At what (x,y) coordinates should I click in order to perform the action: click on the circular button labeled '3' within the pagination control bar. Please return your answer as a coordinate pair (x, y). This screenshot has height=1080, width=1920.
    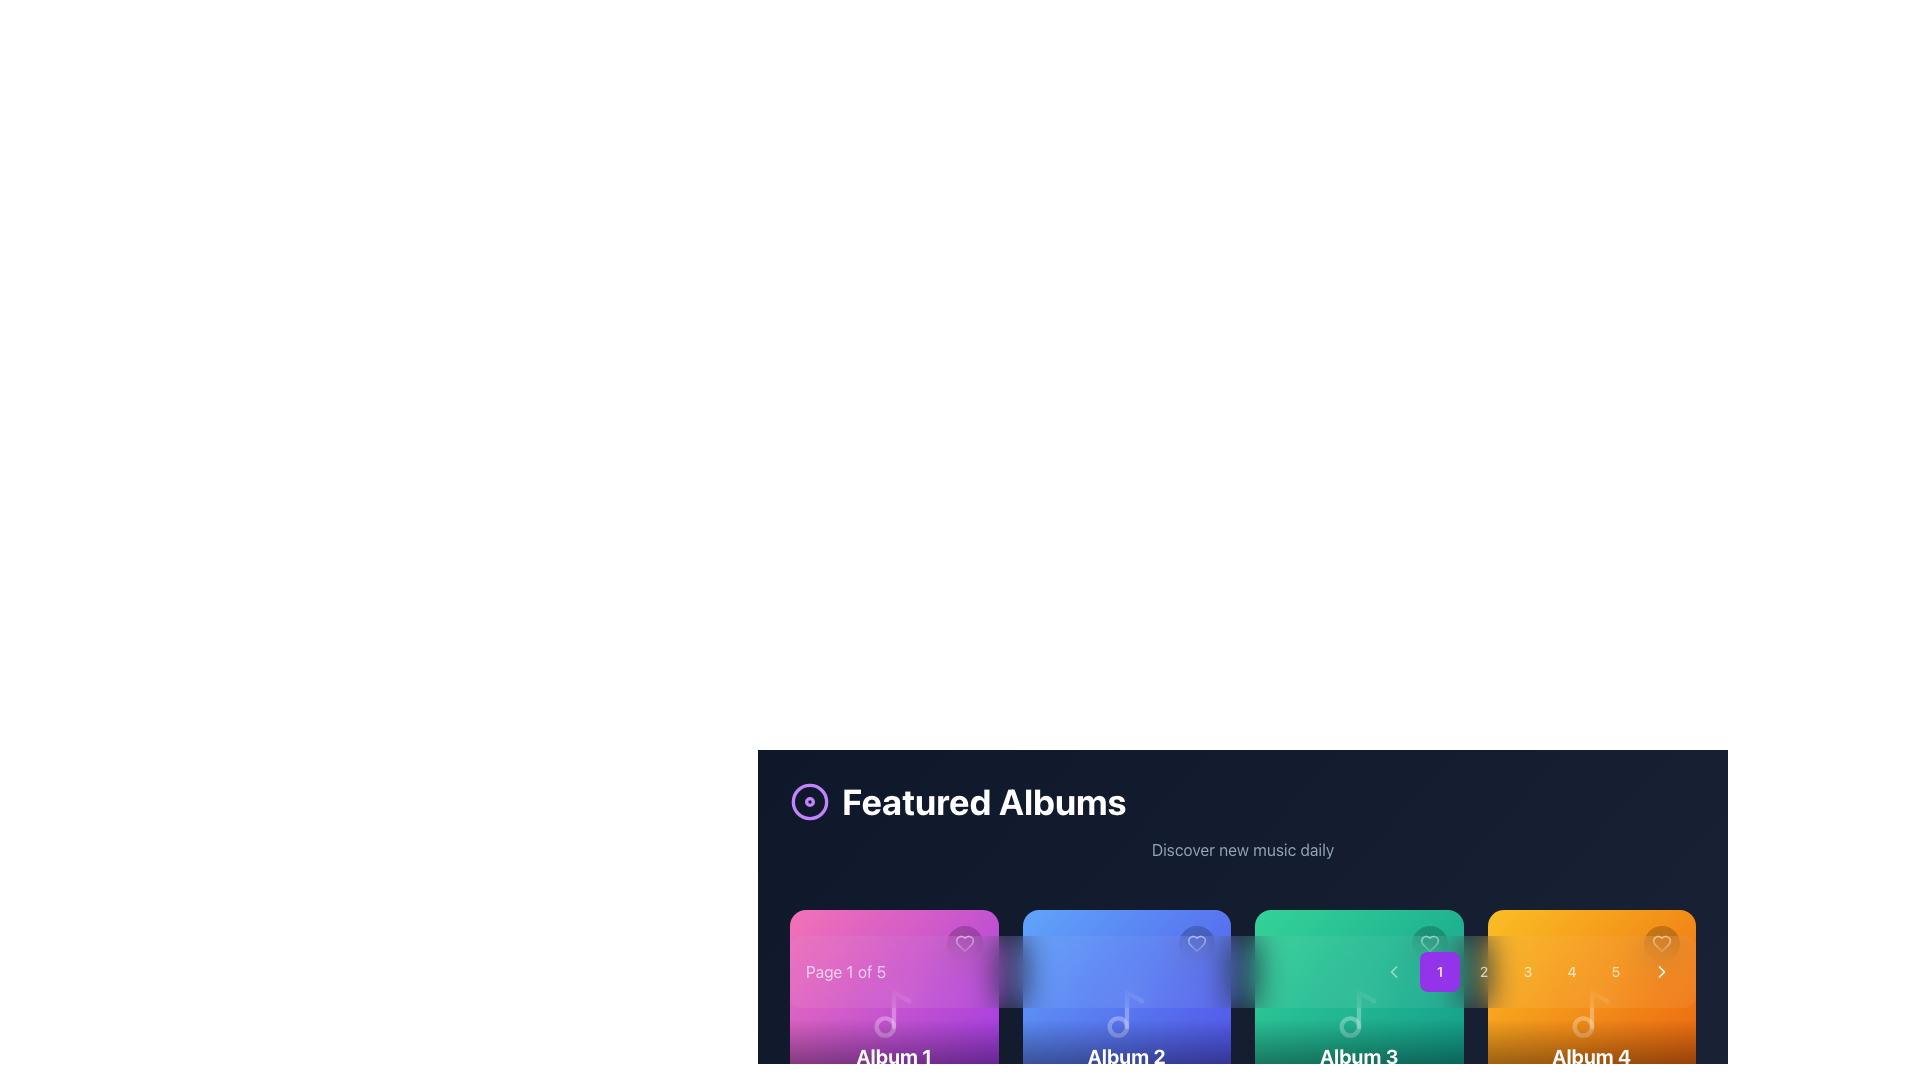
    Looking at the image, I should click on (1526, 971).